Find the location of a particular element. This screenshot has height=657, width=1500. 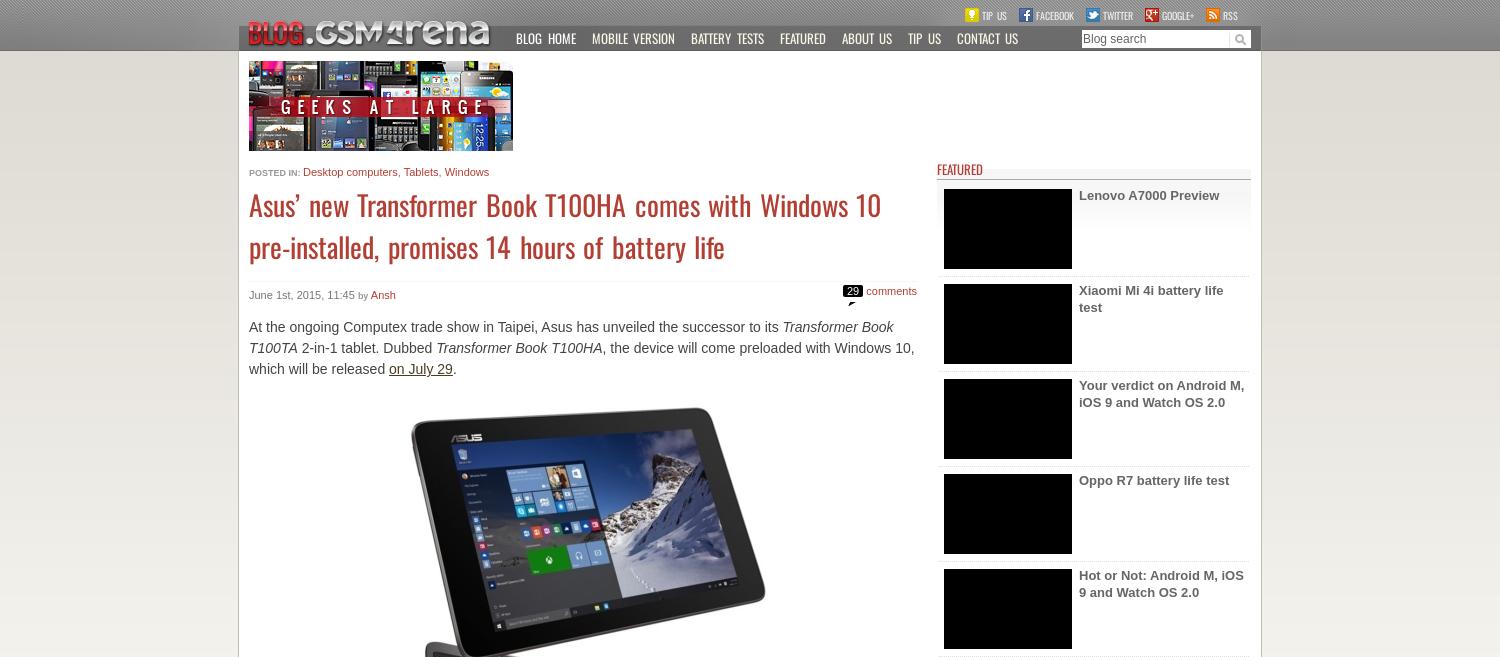

'2-in-1 tablet. Dubbed' is located at coordinates (365, 348).